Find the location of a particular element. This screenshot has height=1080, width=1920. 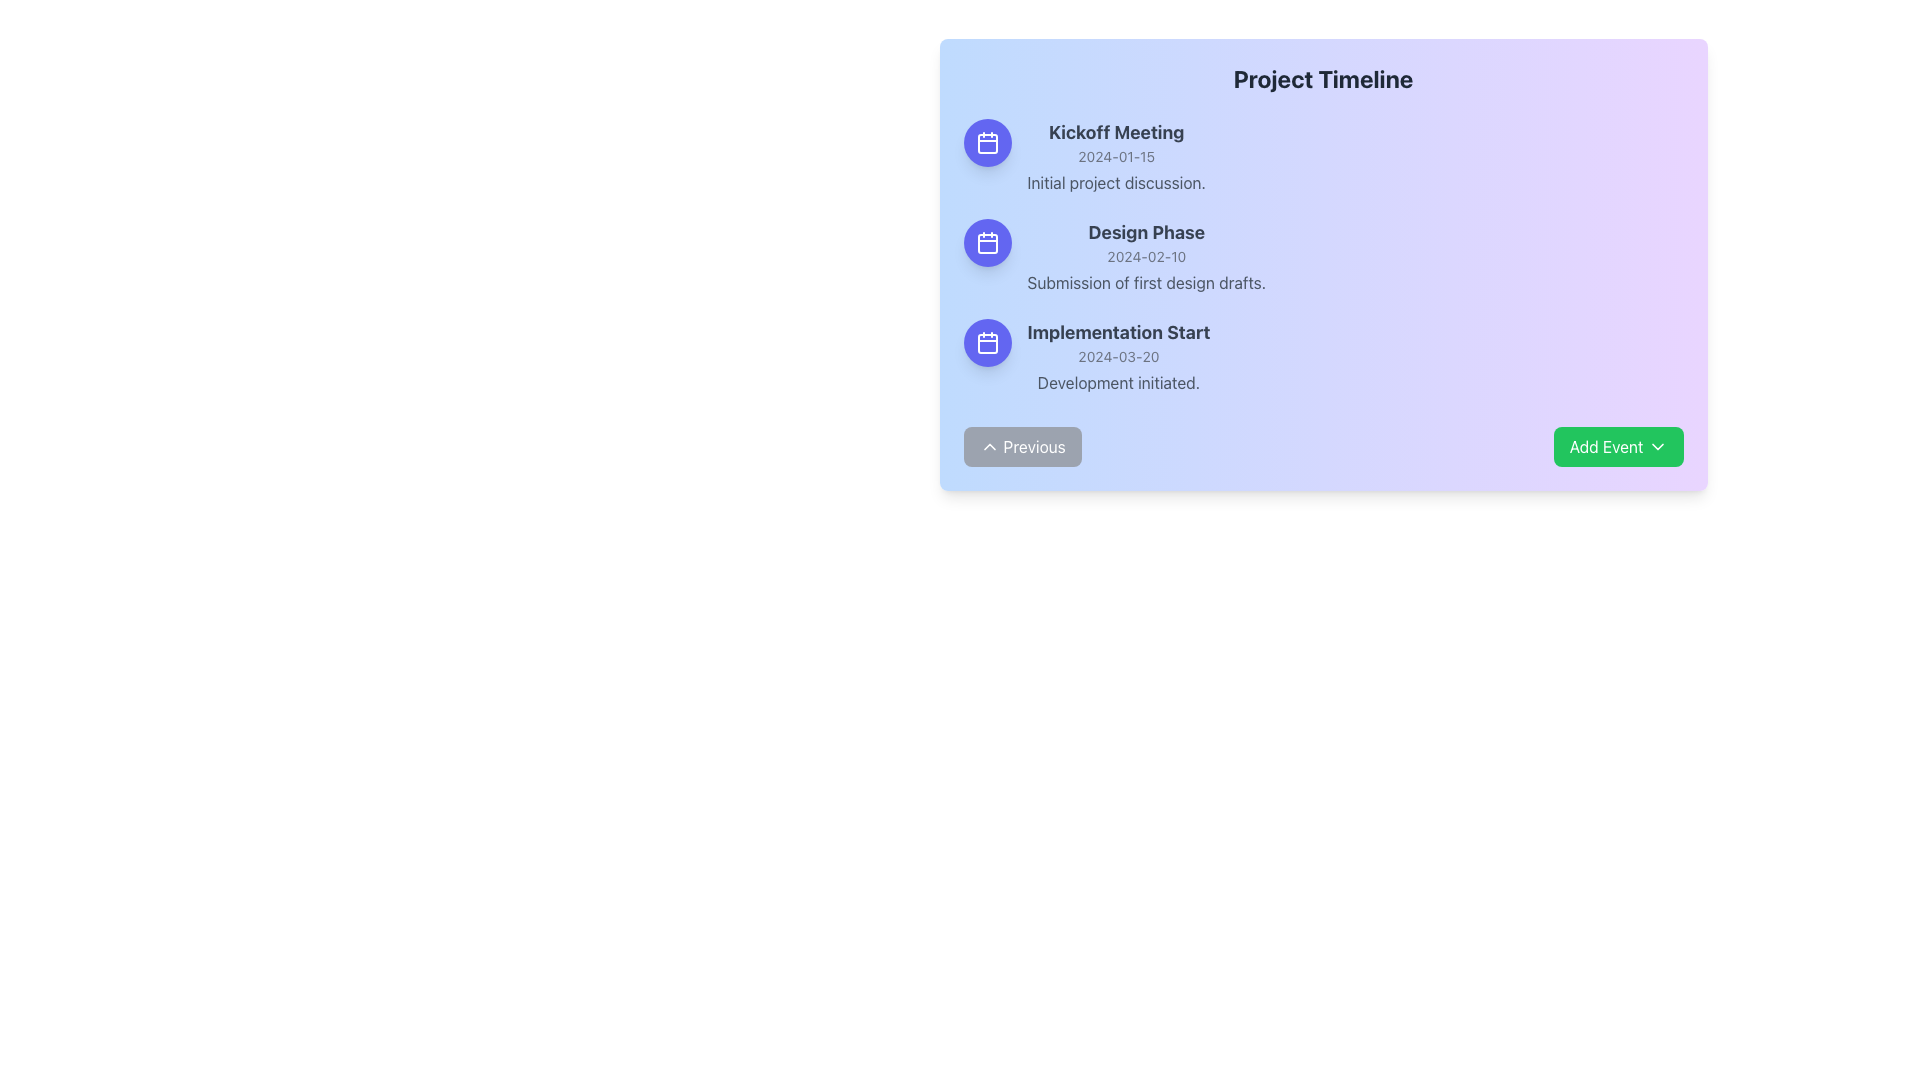

the project timeline card located at the top-center of the panel to focus on its sub-elements is located at coordinates (1323, 264).